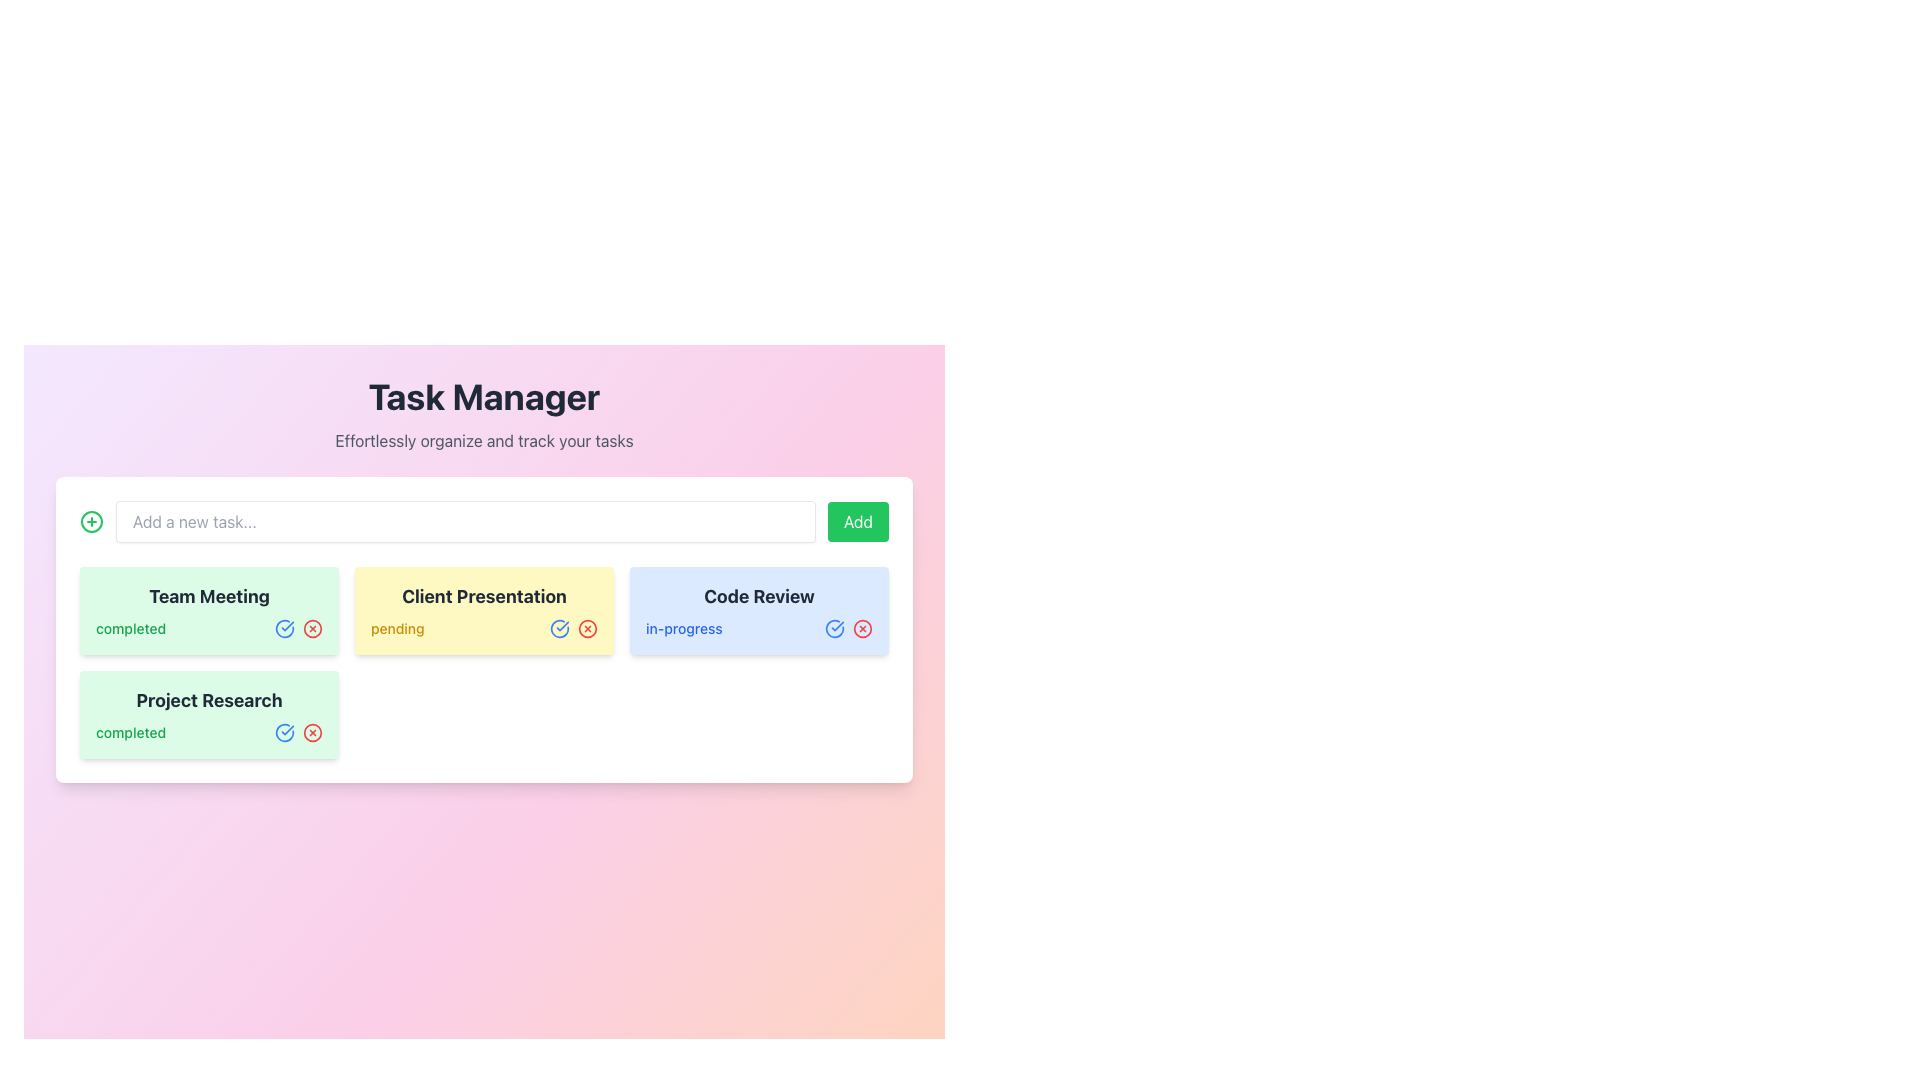 Image resolution: width=1920 pixels, height=1080 pixels. What do you see at coordinates (209, 700) in the screenshot?
I see `the text label displaying 'Project Research' from its position in the third task card` at bounding box center [209, 700].